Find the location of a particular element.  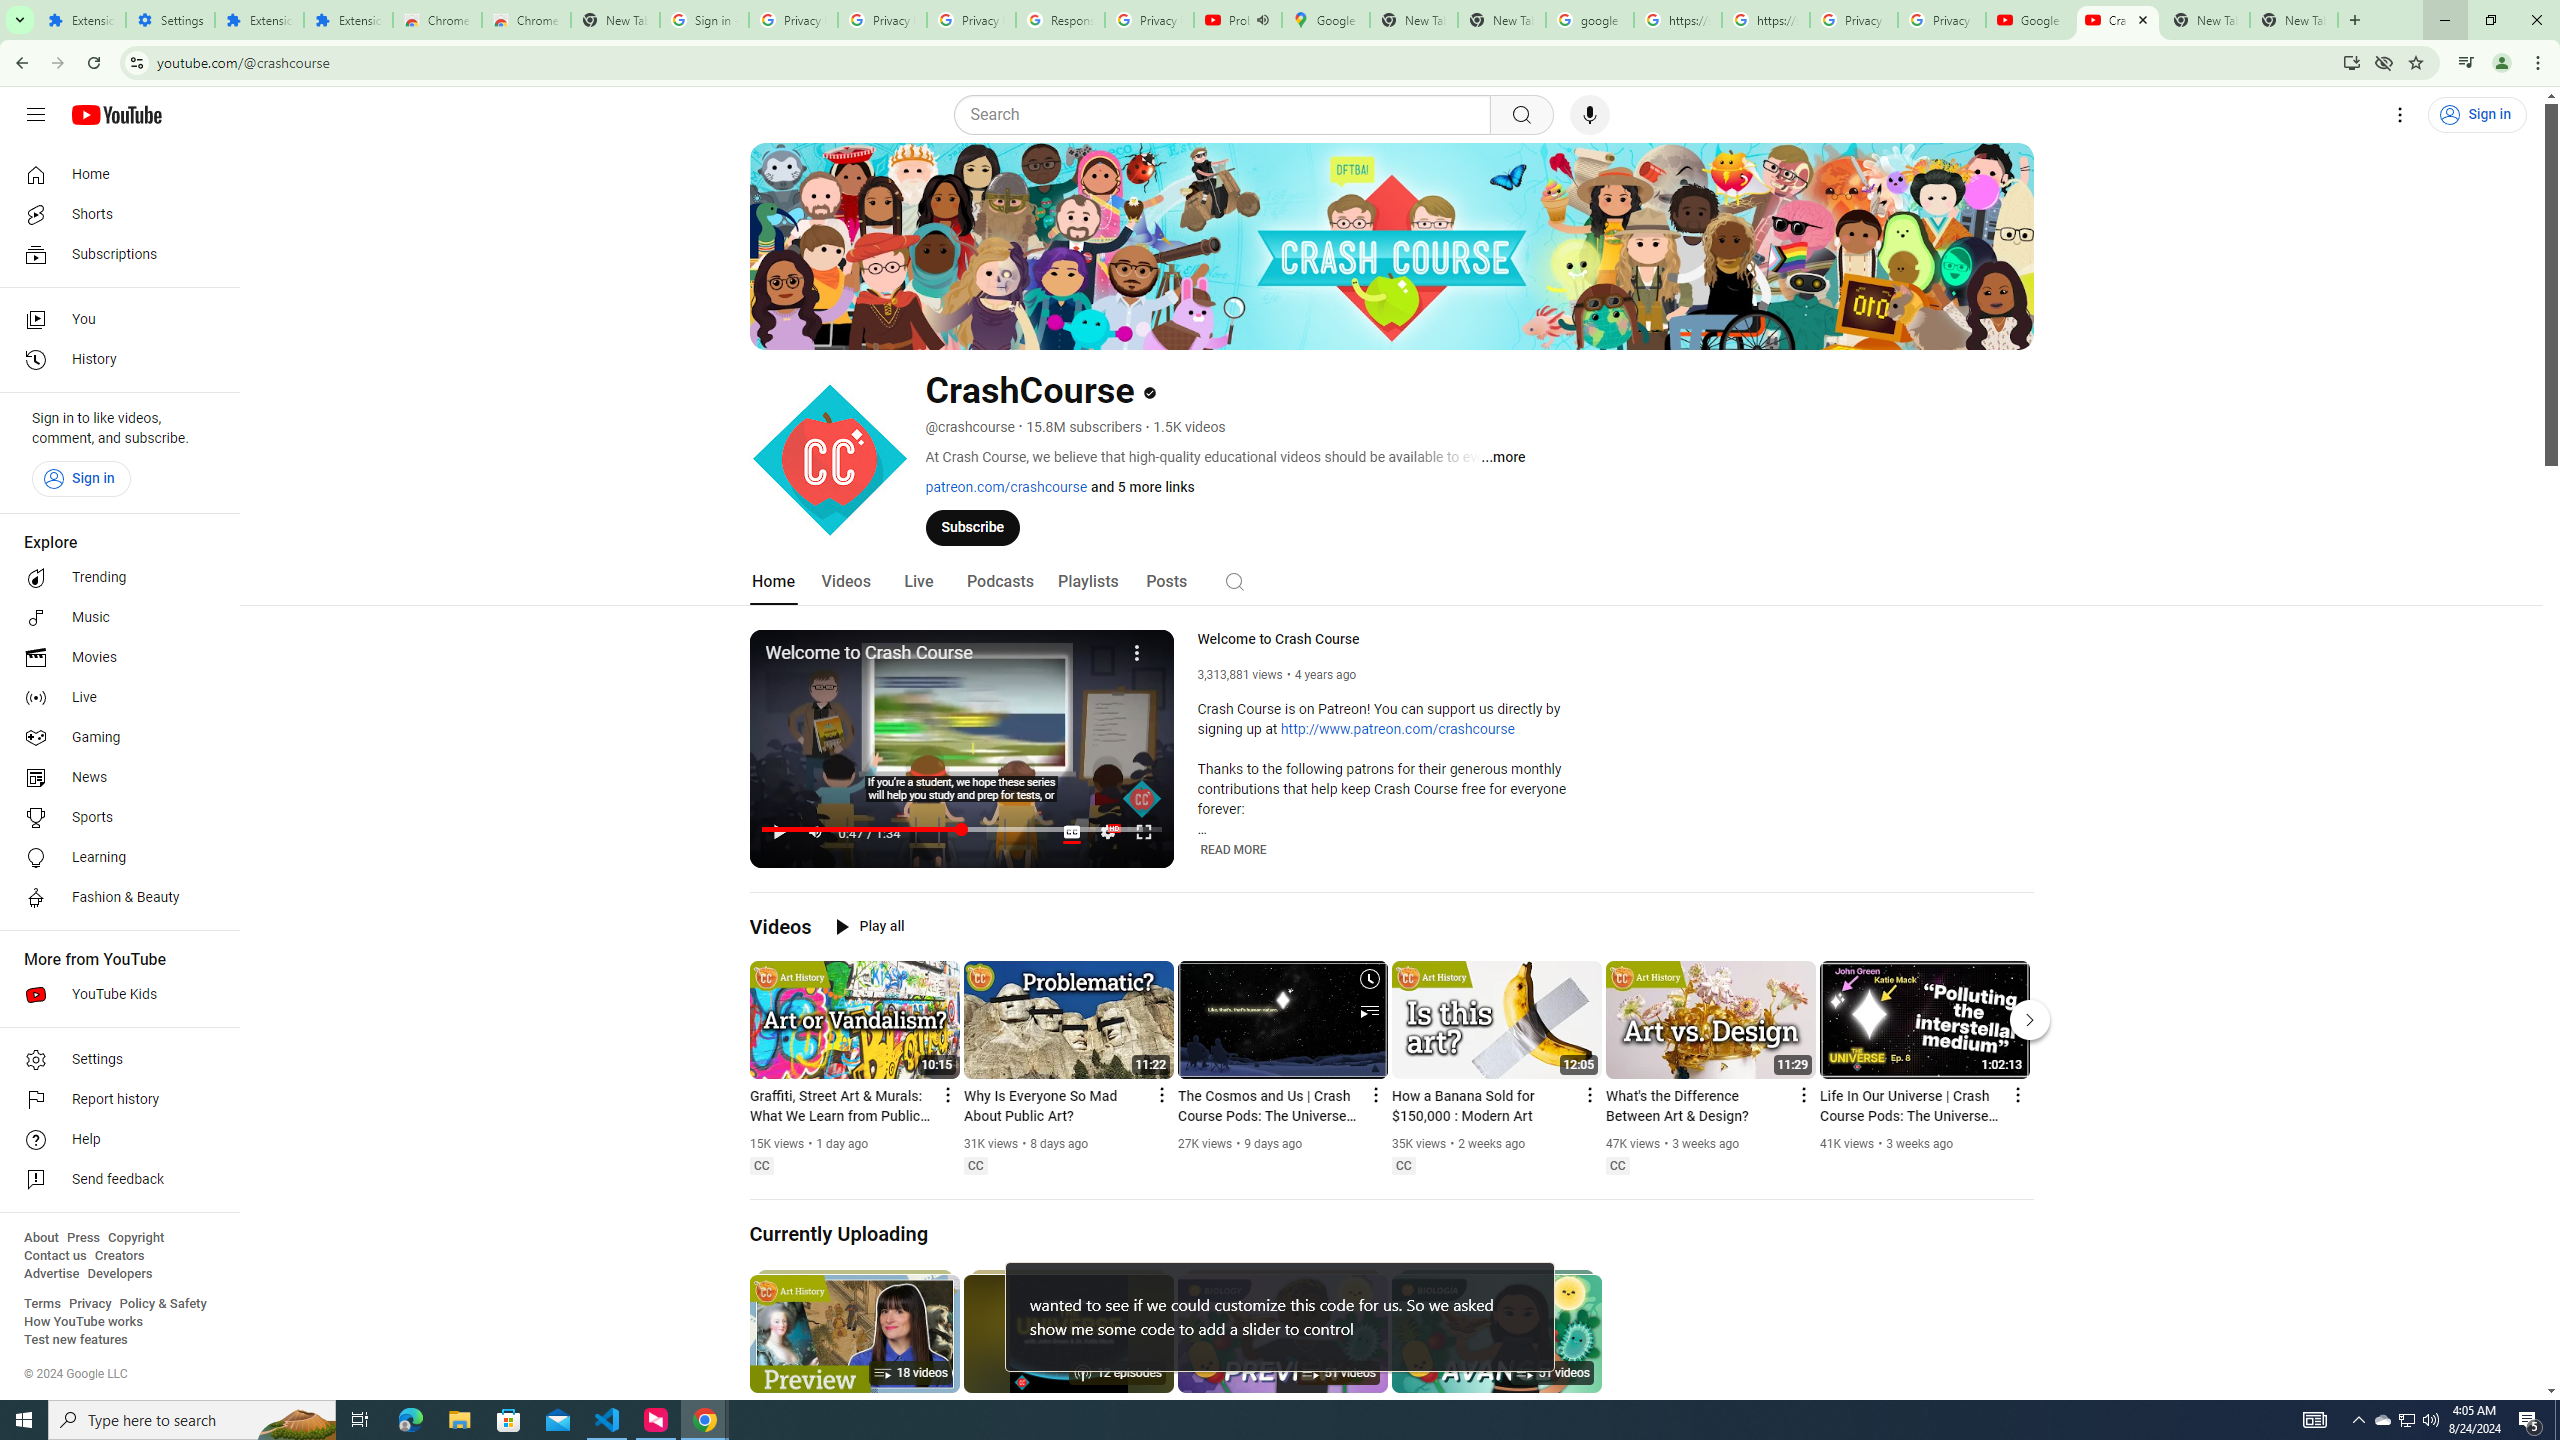

'History' is located at coordinates (113, 360).